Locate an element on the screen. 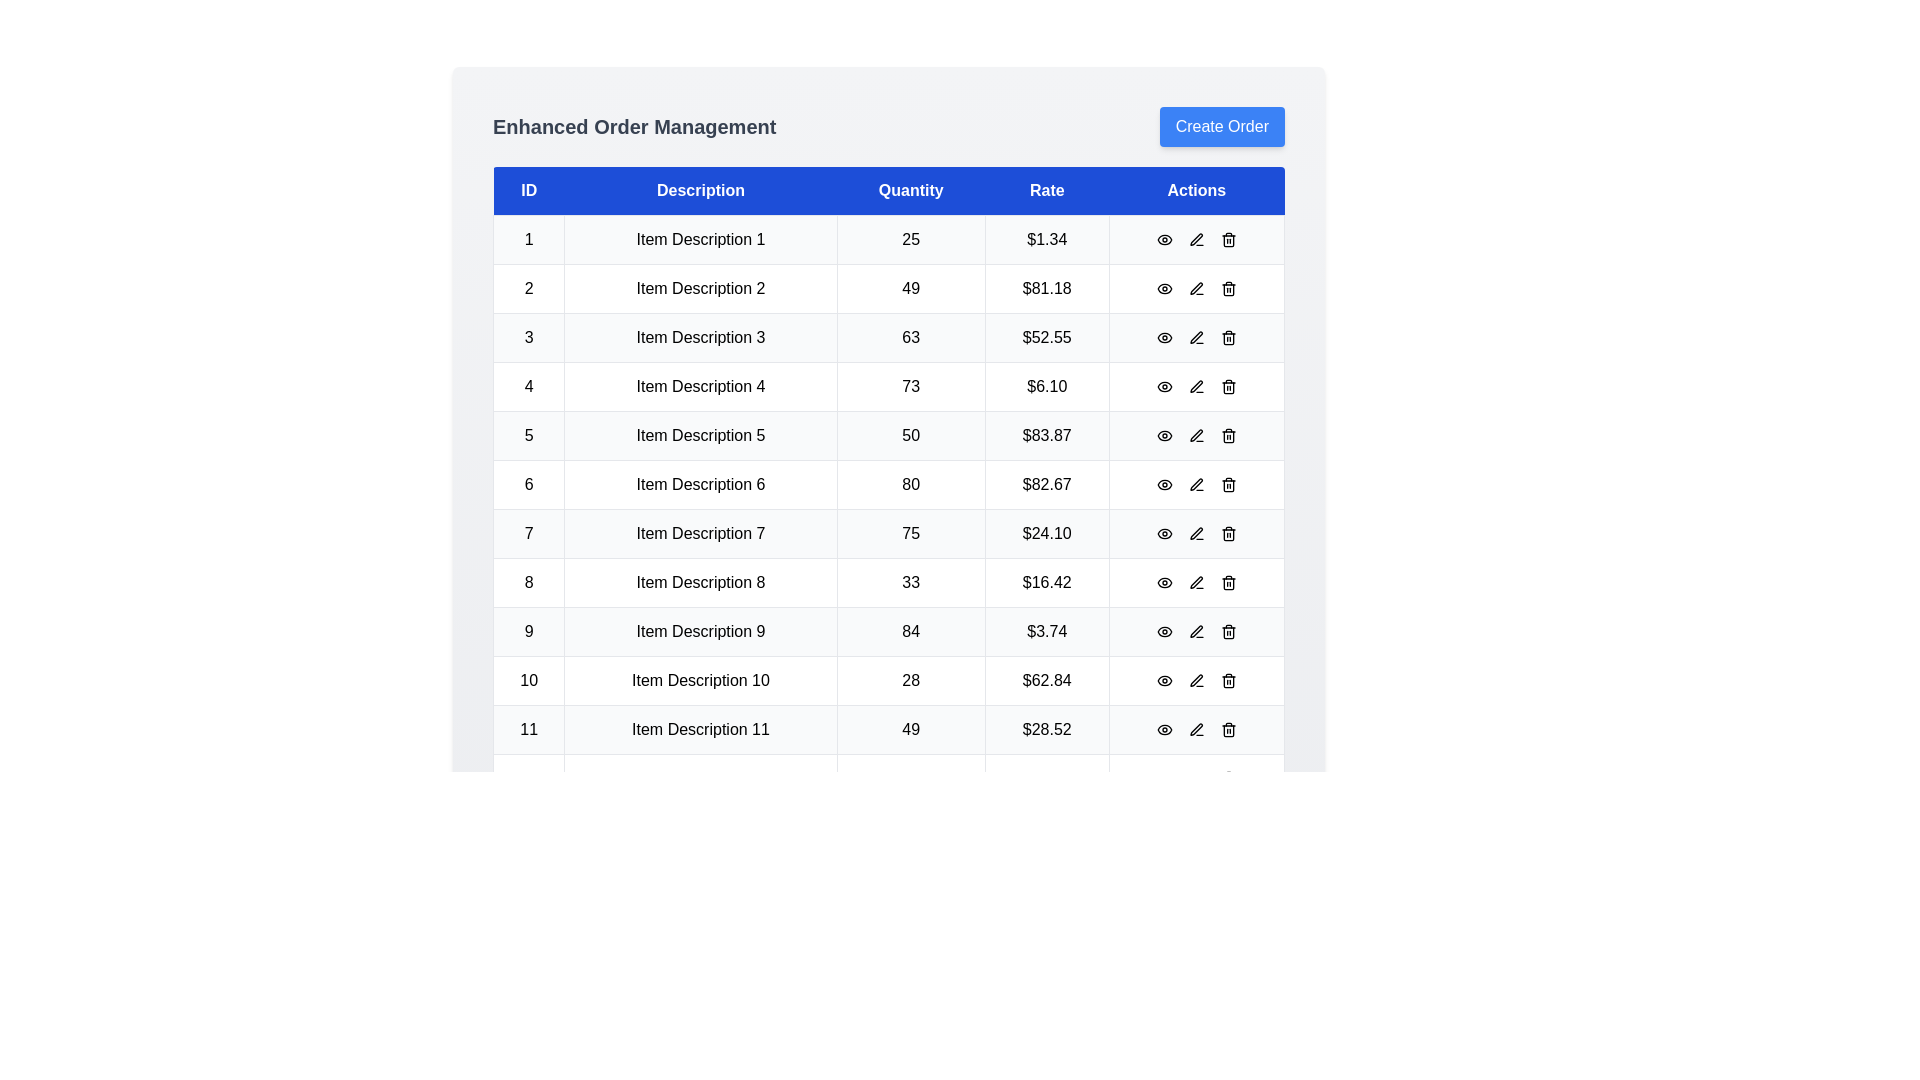  the header labeled Description to sort the table by that column is located at coordinates (700, 191).